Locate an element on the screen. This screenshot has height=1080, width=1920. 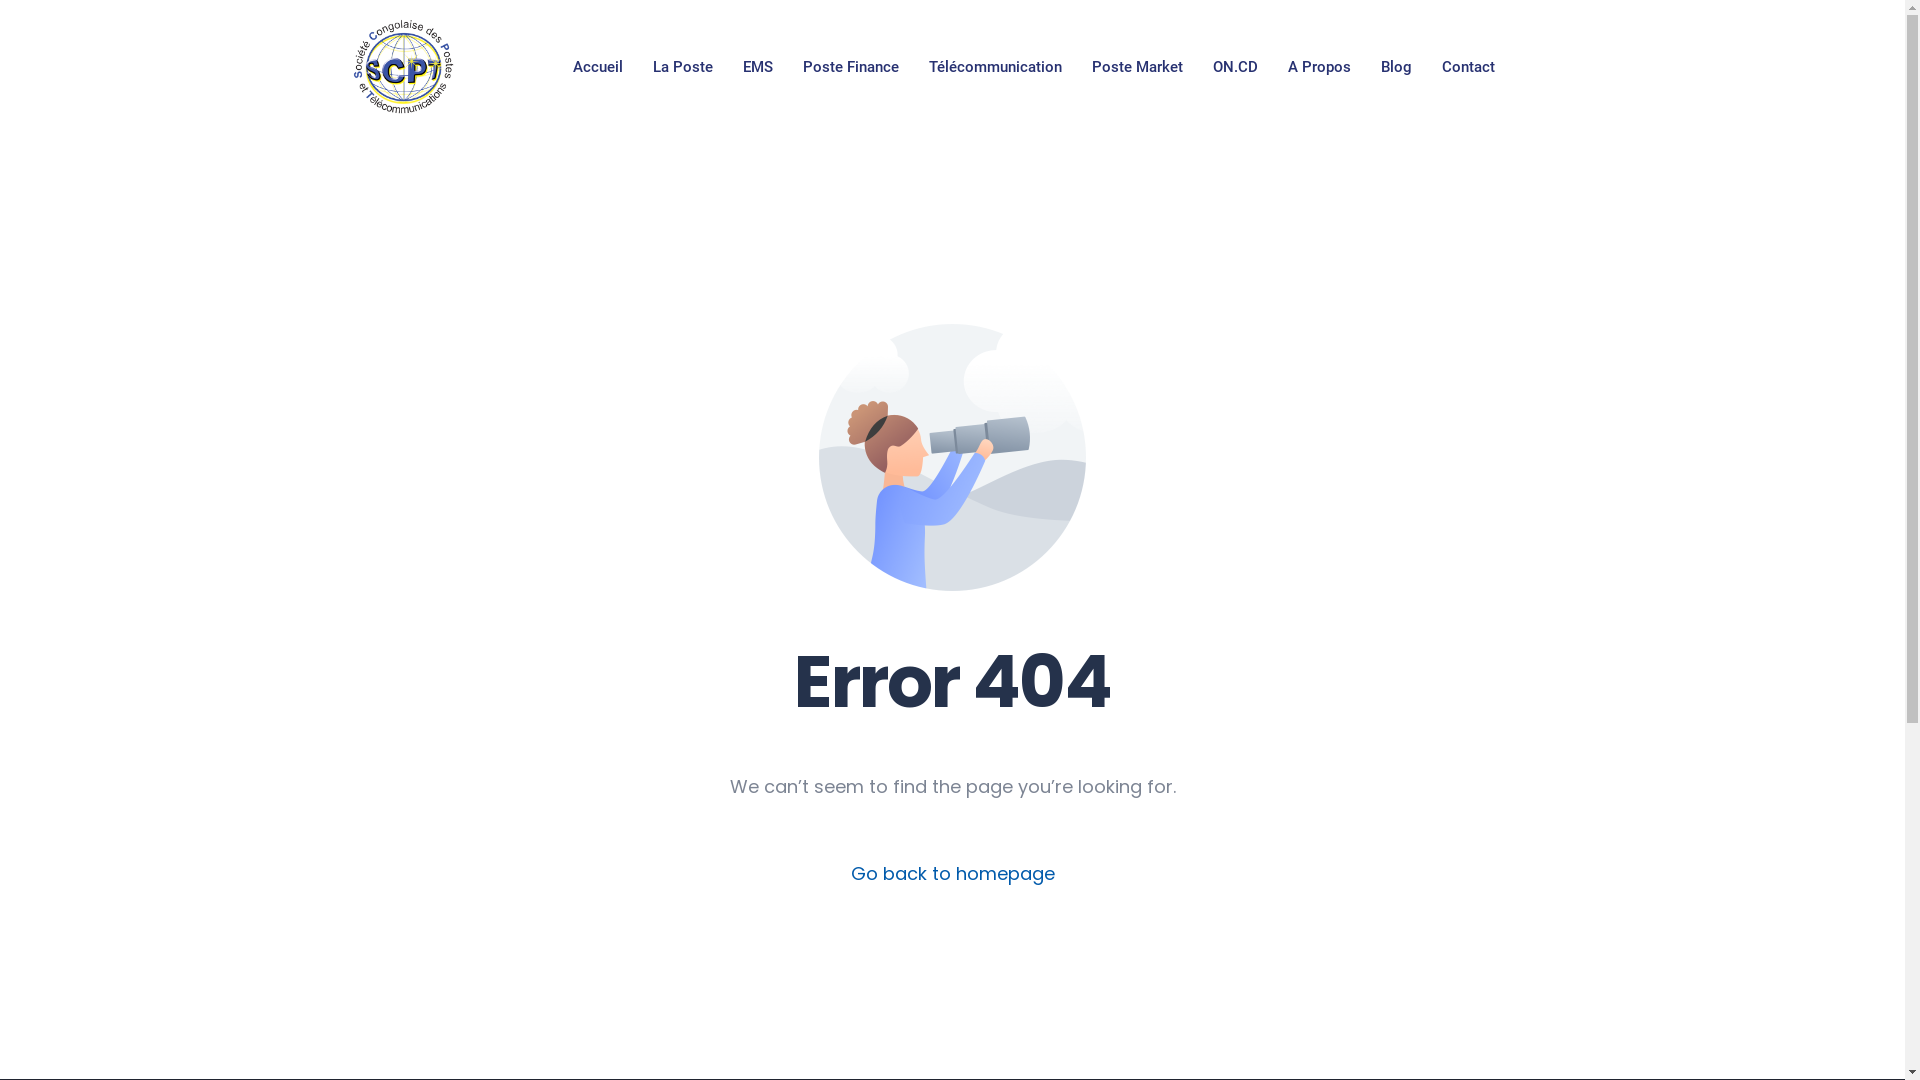
'Poste Market' is located at coordinates (1137, 65).